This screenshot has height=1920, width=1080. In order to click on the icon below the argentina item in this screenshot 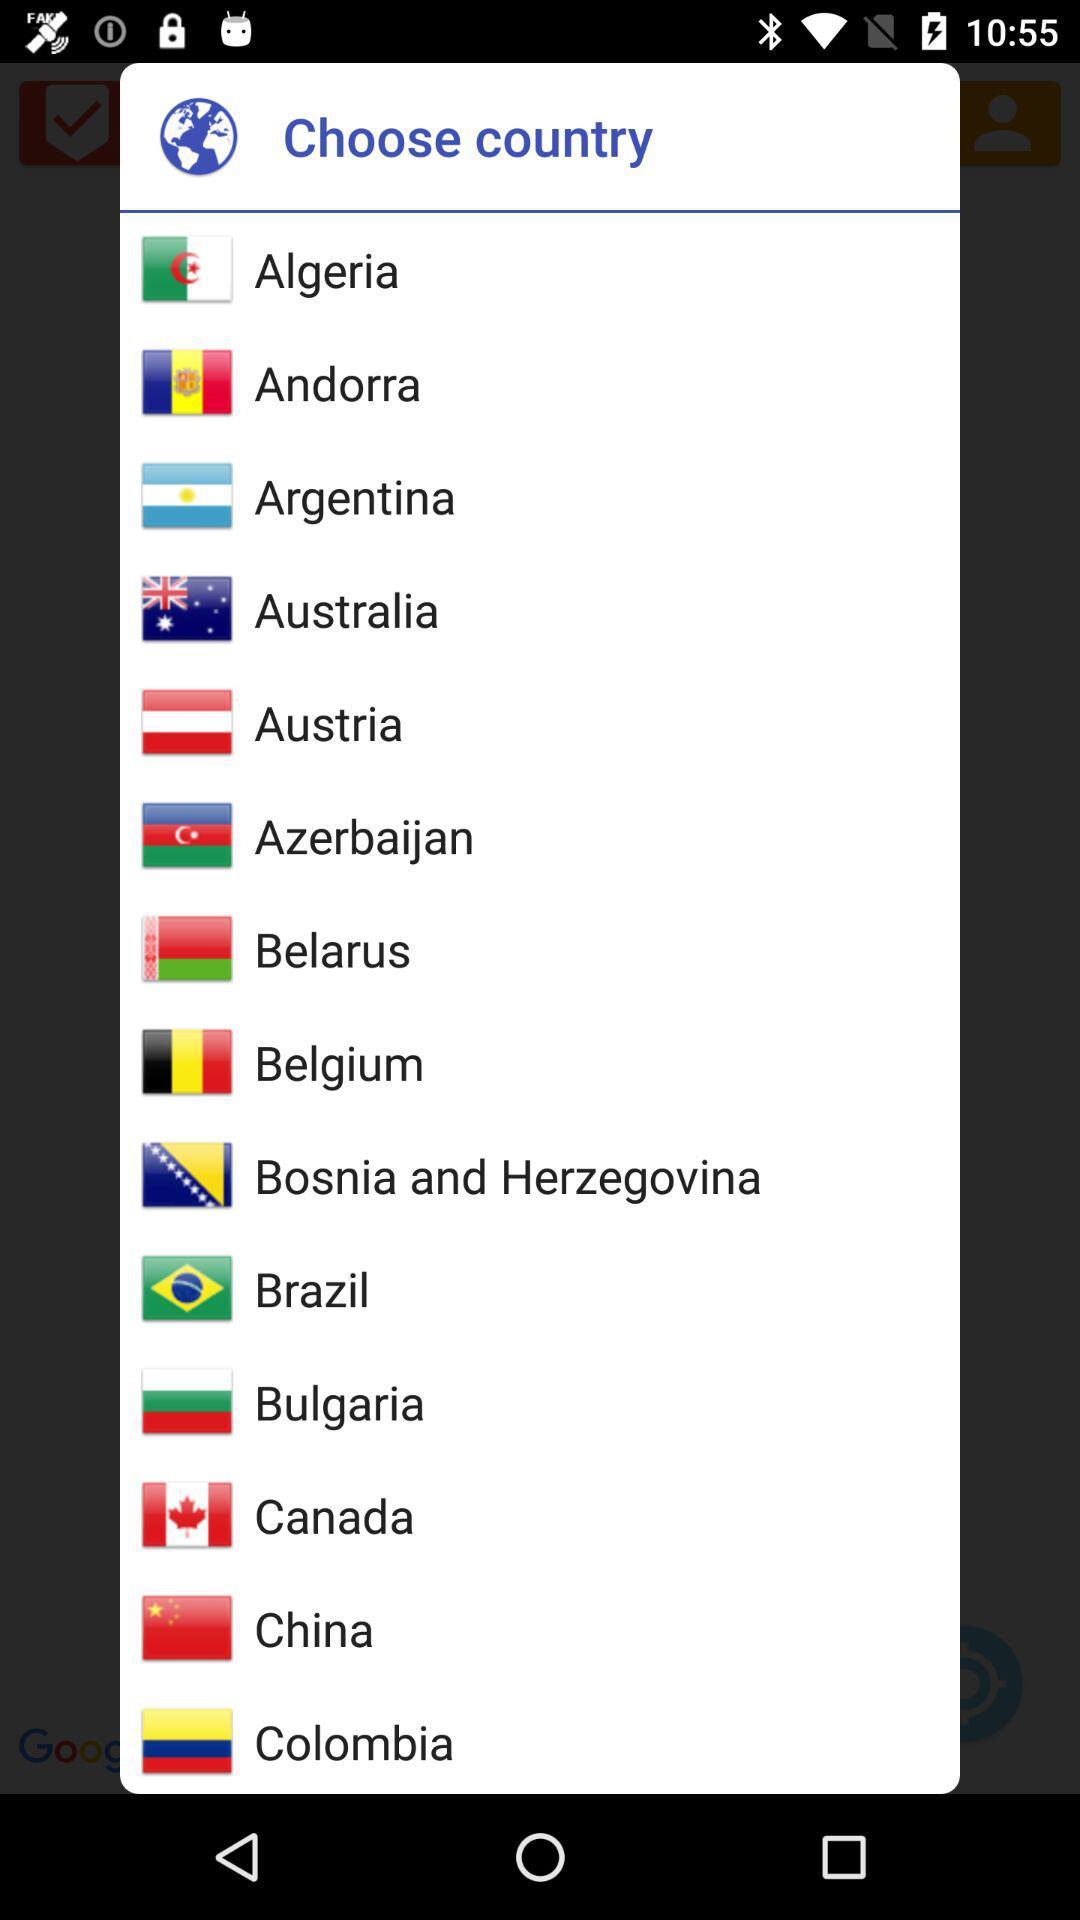, I will do `click(345, 608)`.